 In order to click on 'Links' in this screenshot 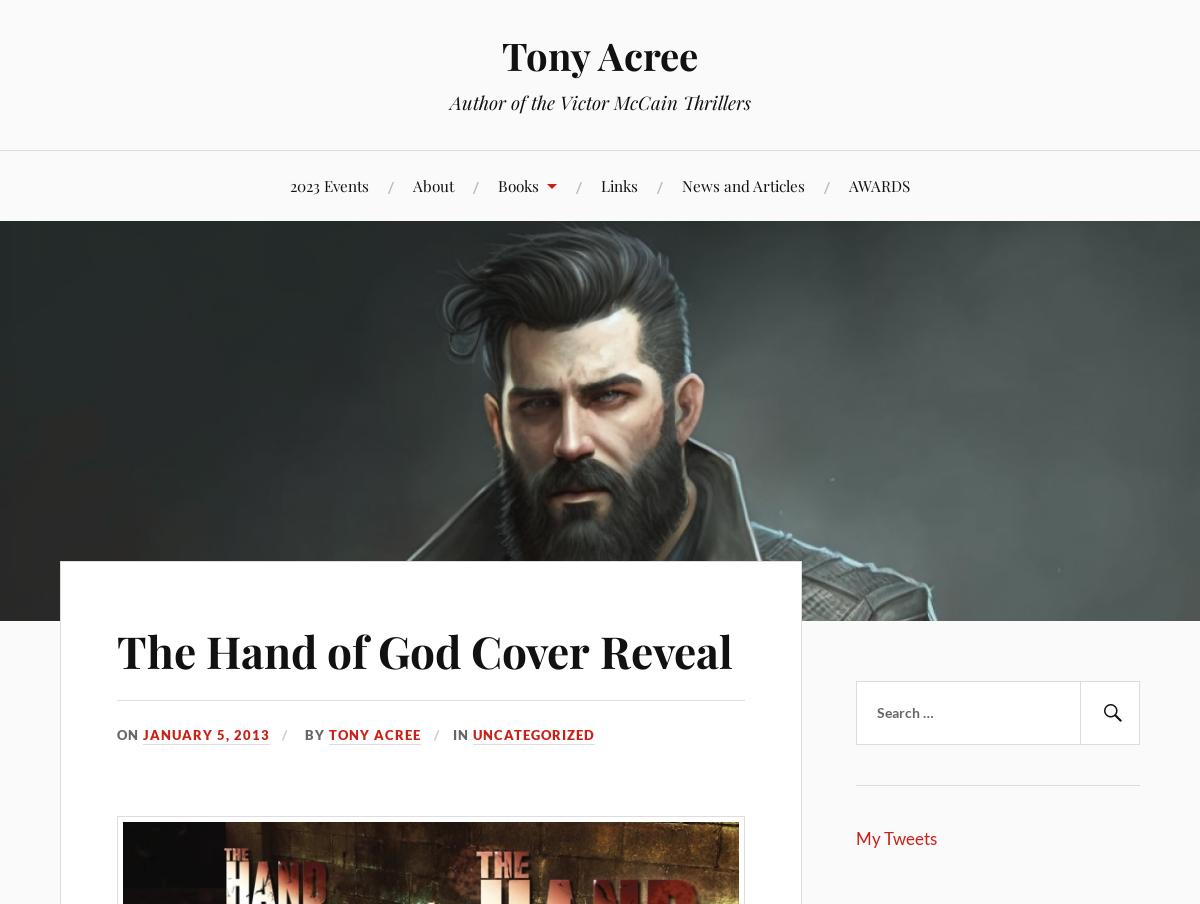, I will do `click(619, 184)`.